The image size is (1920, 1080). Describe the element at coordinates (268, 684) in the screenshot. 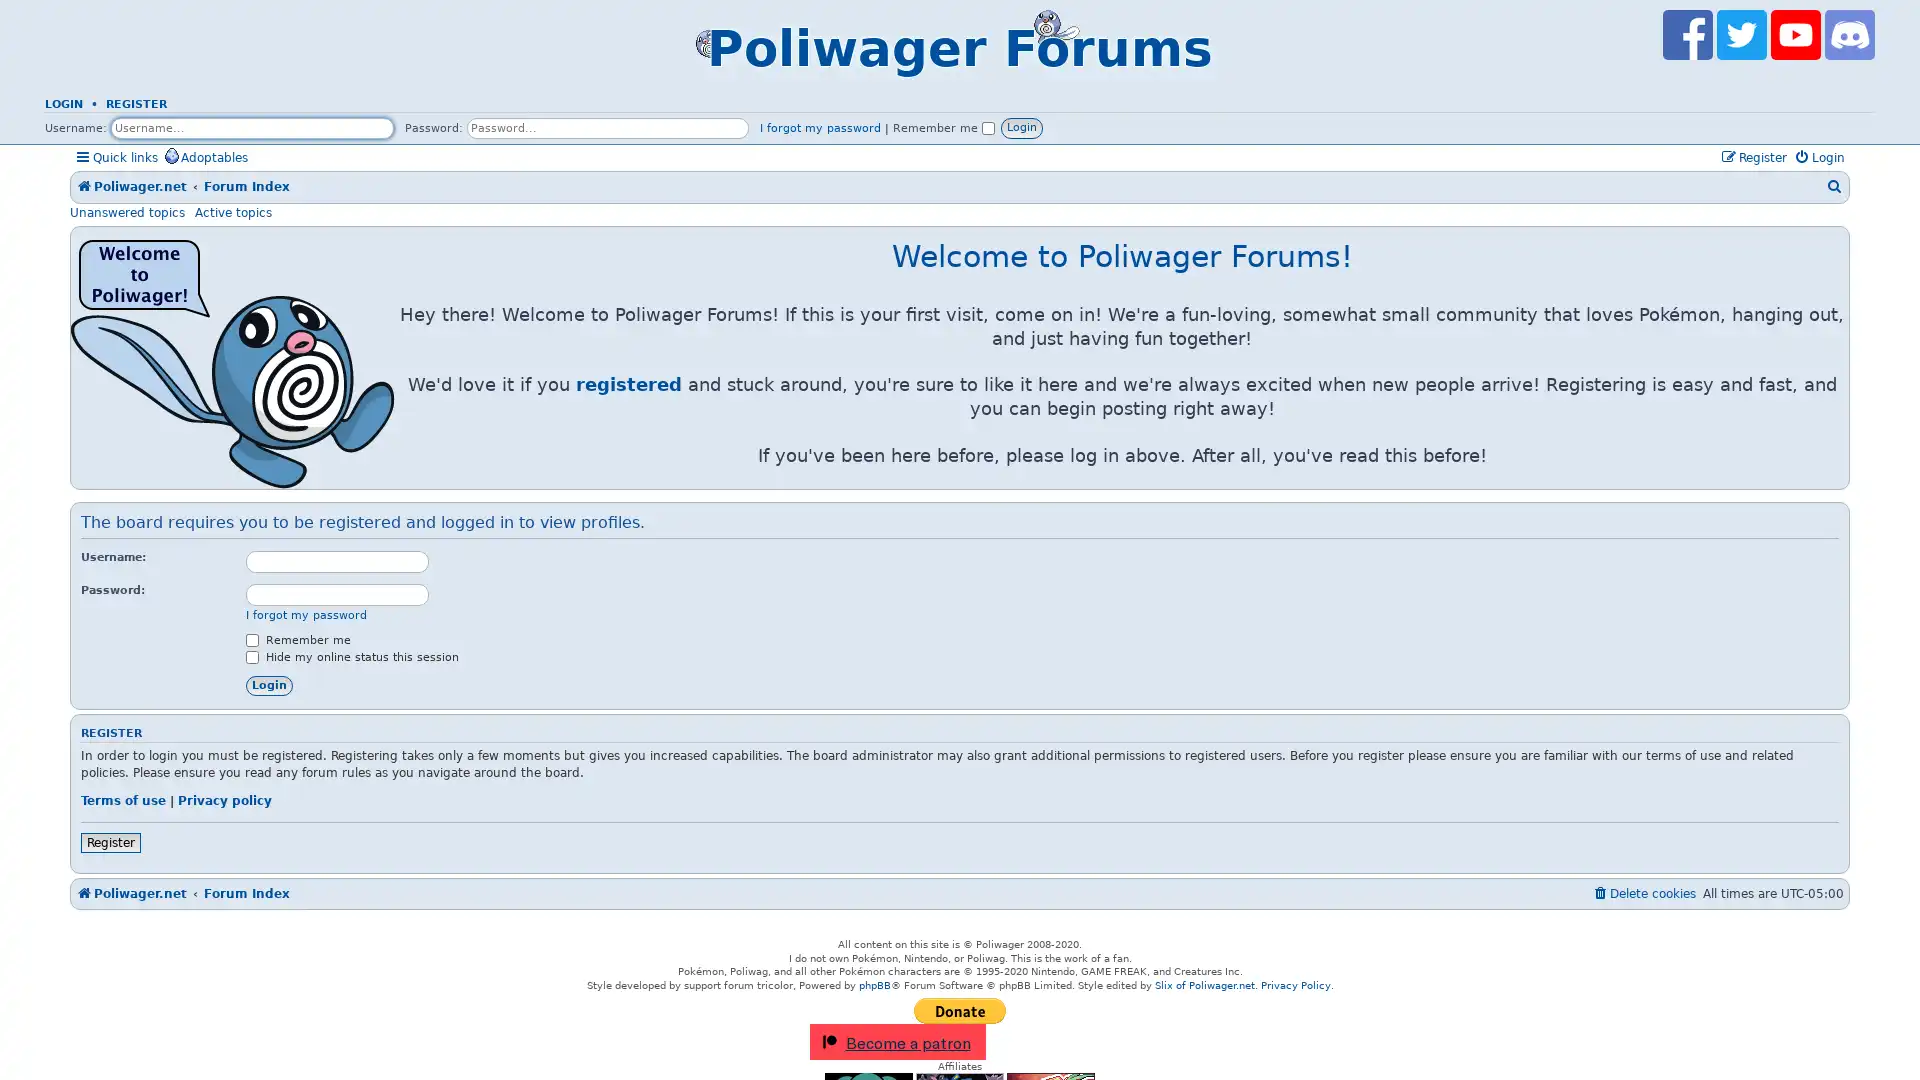

I see `Login` at that location.